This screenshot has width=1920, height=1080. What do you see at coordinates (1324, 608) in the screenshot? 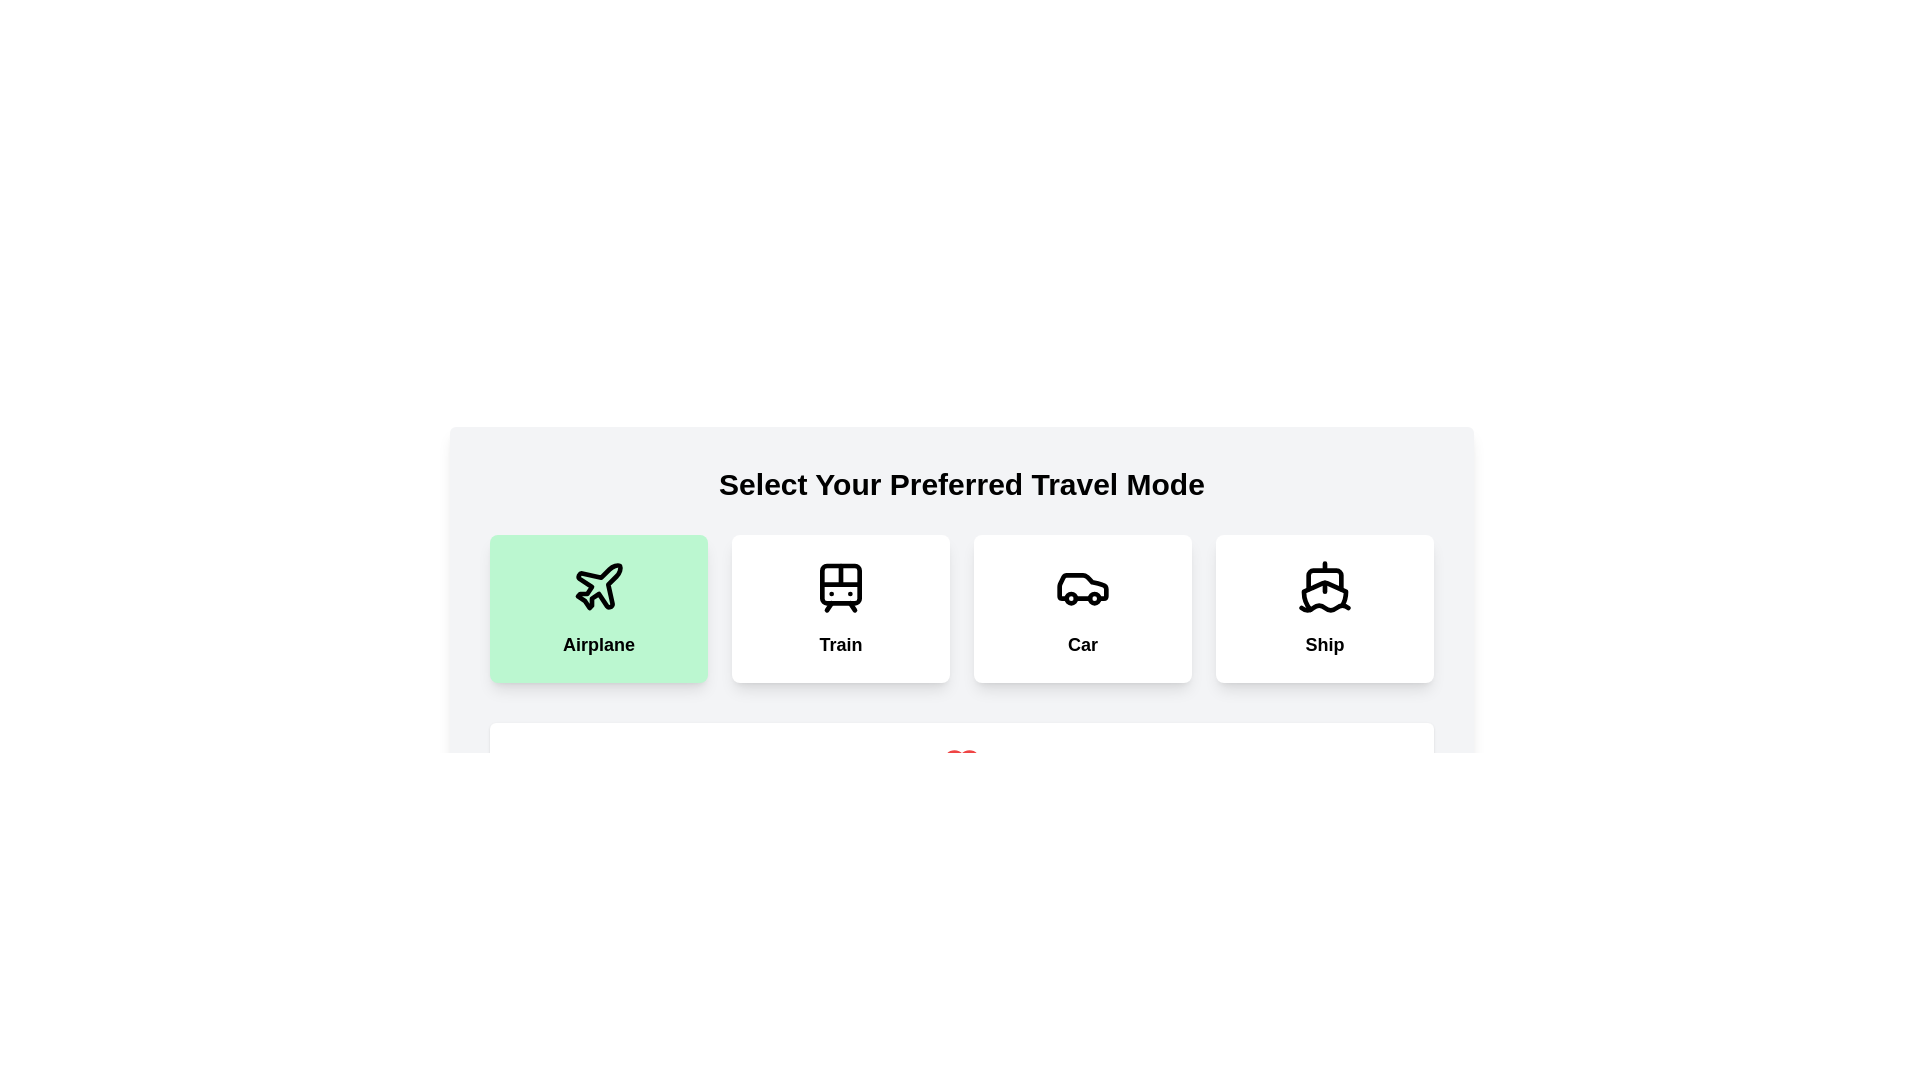
I see `the 'Ship' button, which is the far right option in the horizontal grid layout for selecting travel modes` at bounding box center [1324, 608].